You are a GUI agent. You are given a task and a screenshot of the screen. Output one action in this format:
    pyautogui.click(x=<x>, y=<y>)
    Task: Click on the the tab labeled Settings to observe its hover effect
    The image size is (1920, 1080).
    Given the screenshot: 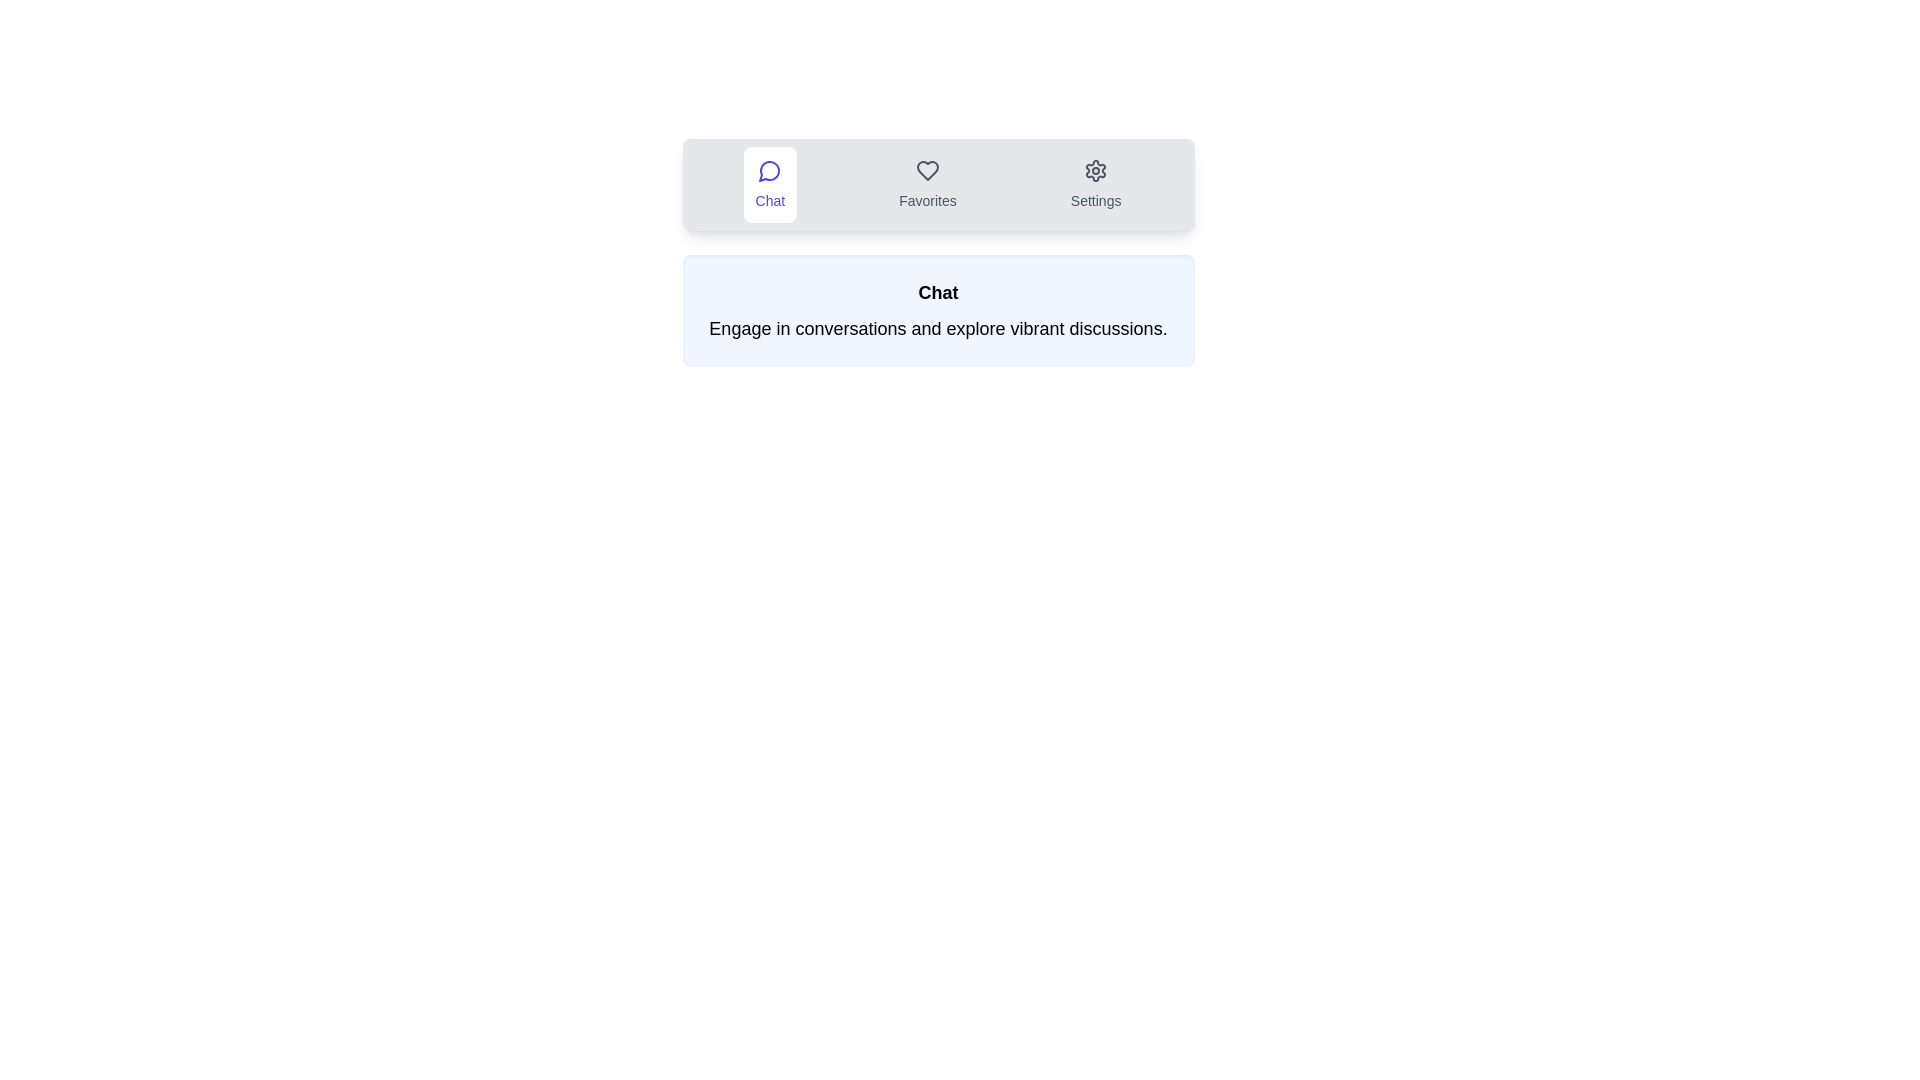 What is the action you would take?
    pyautogui.click(x=1095, y=185)
    